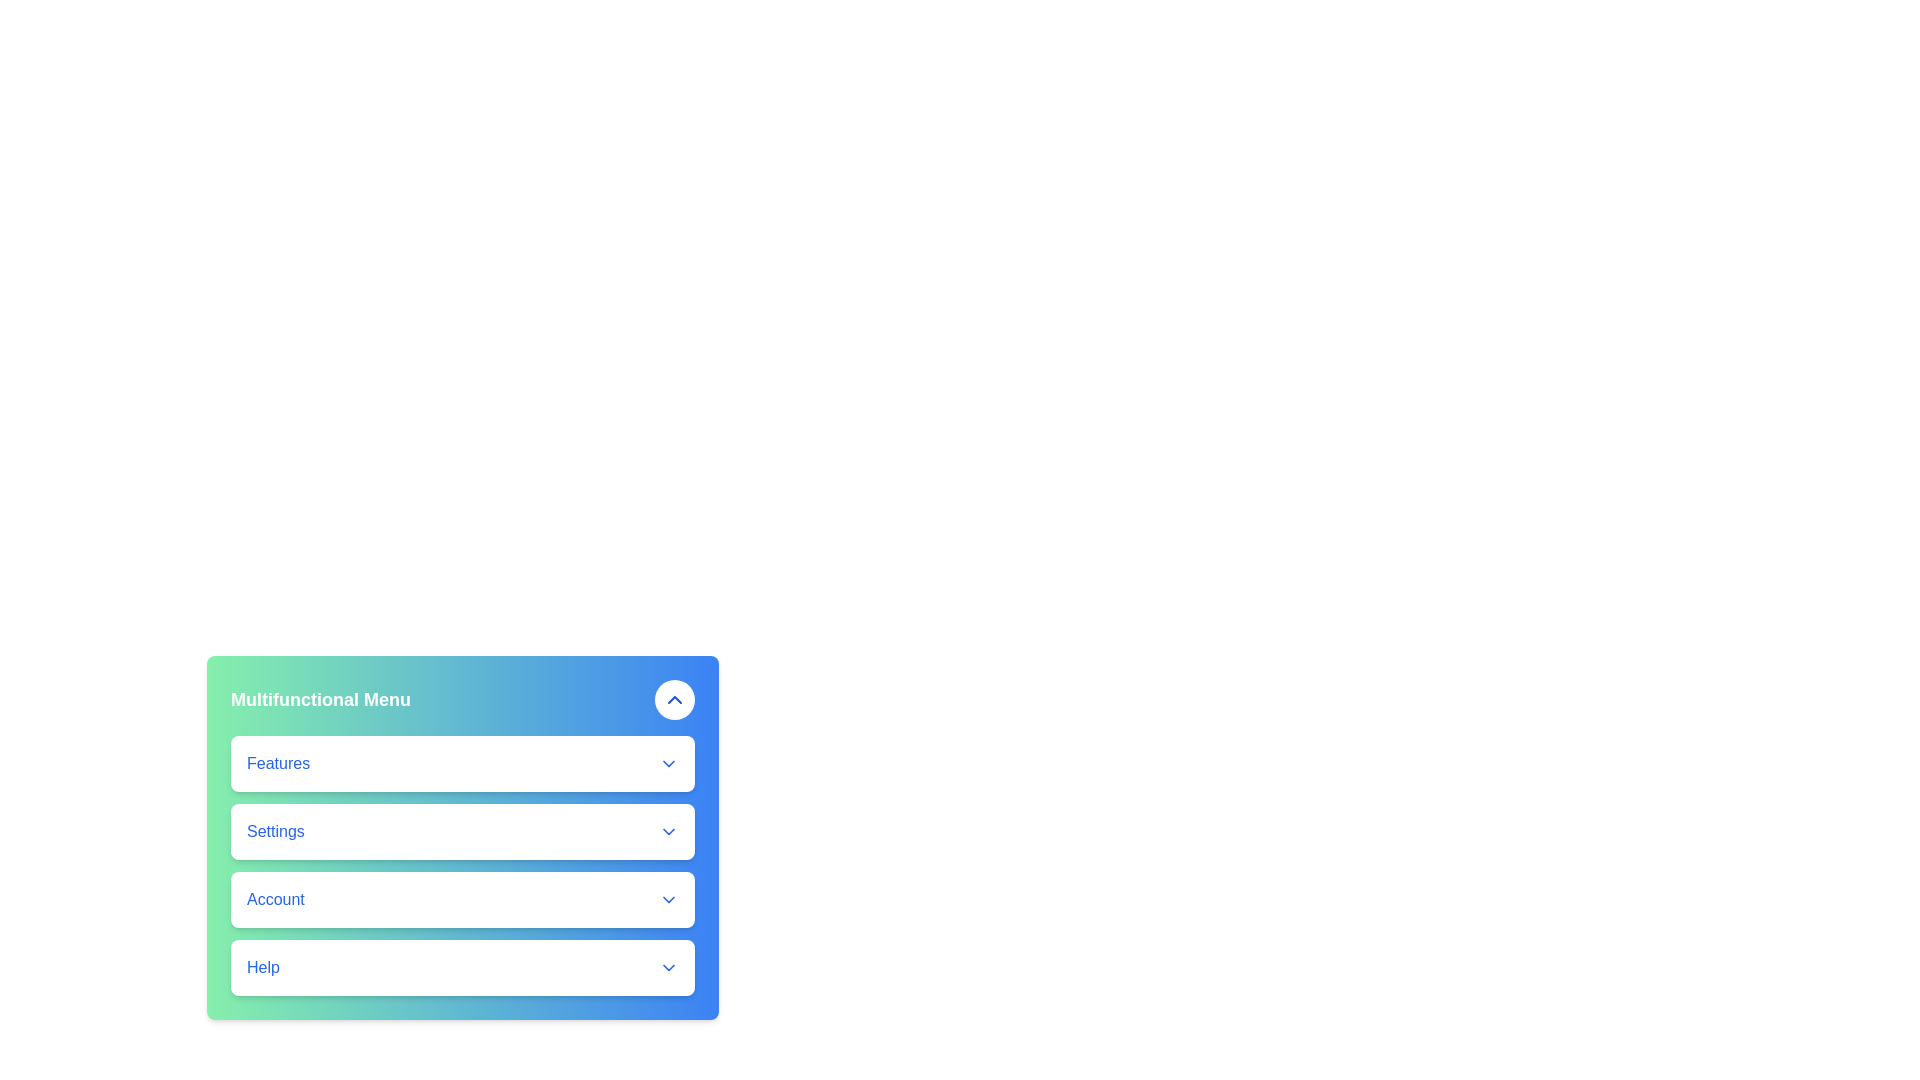  I want to click on the Dropdown menu trigger located at the bottom of the Multifunctional Menu to observe the hover effect, so click(461, 967).